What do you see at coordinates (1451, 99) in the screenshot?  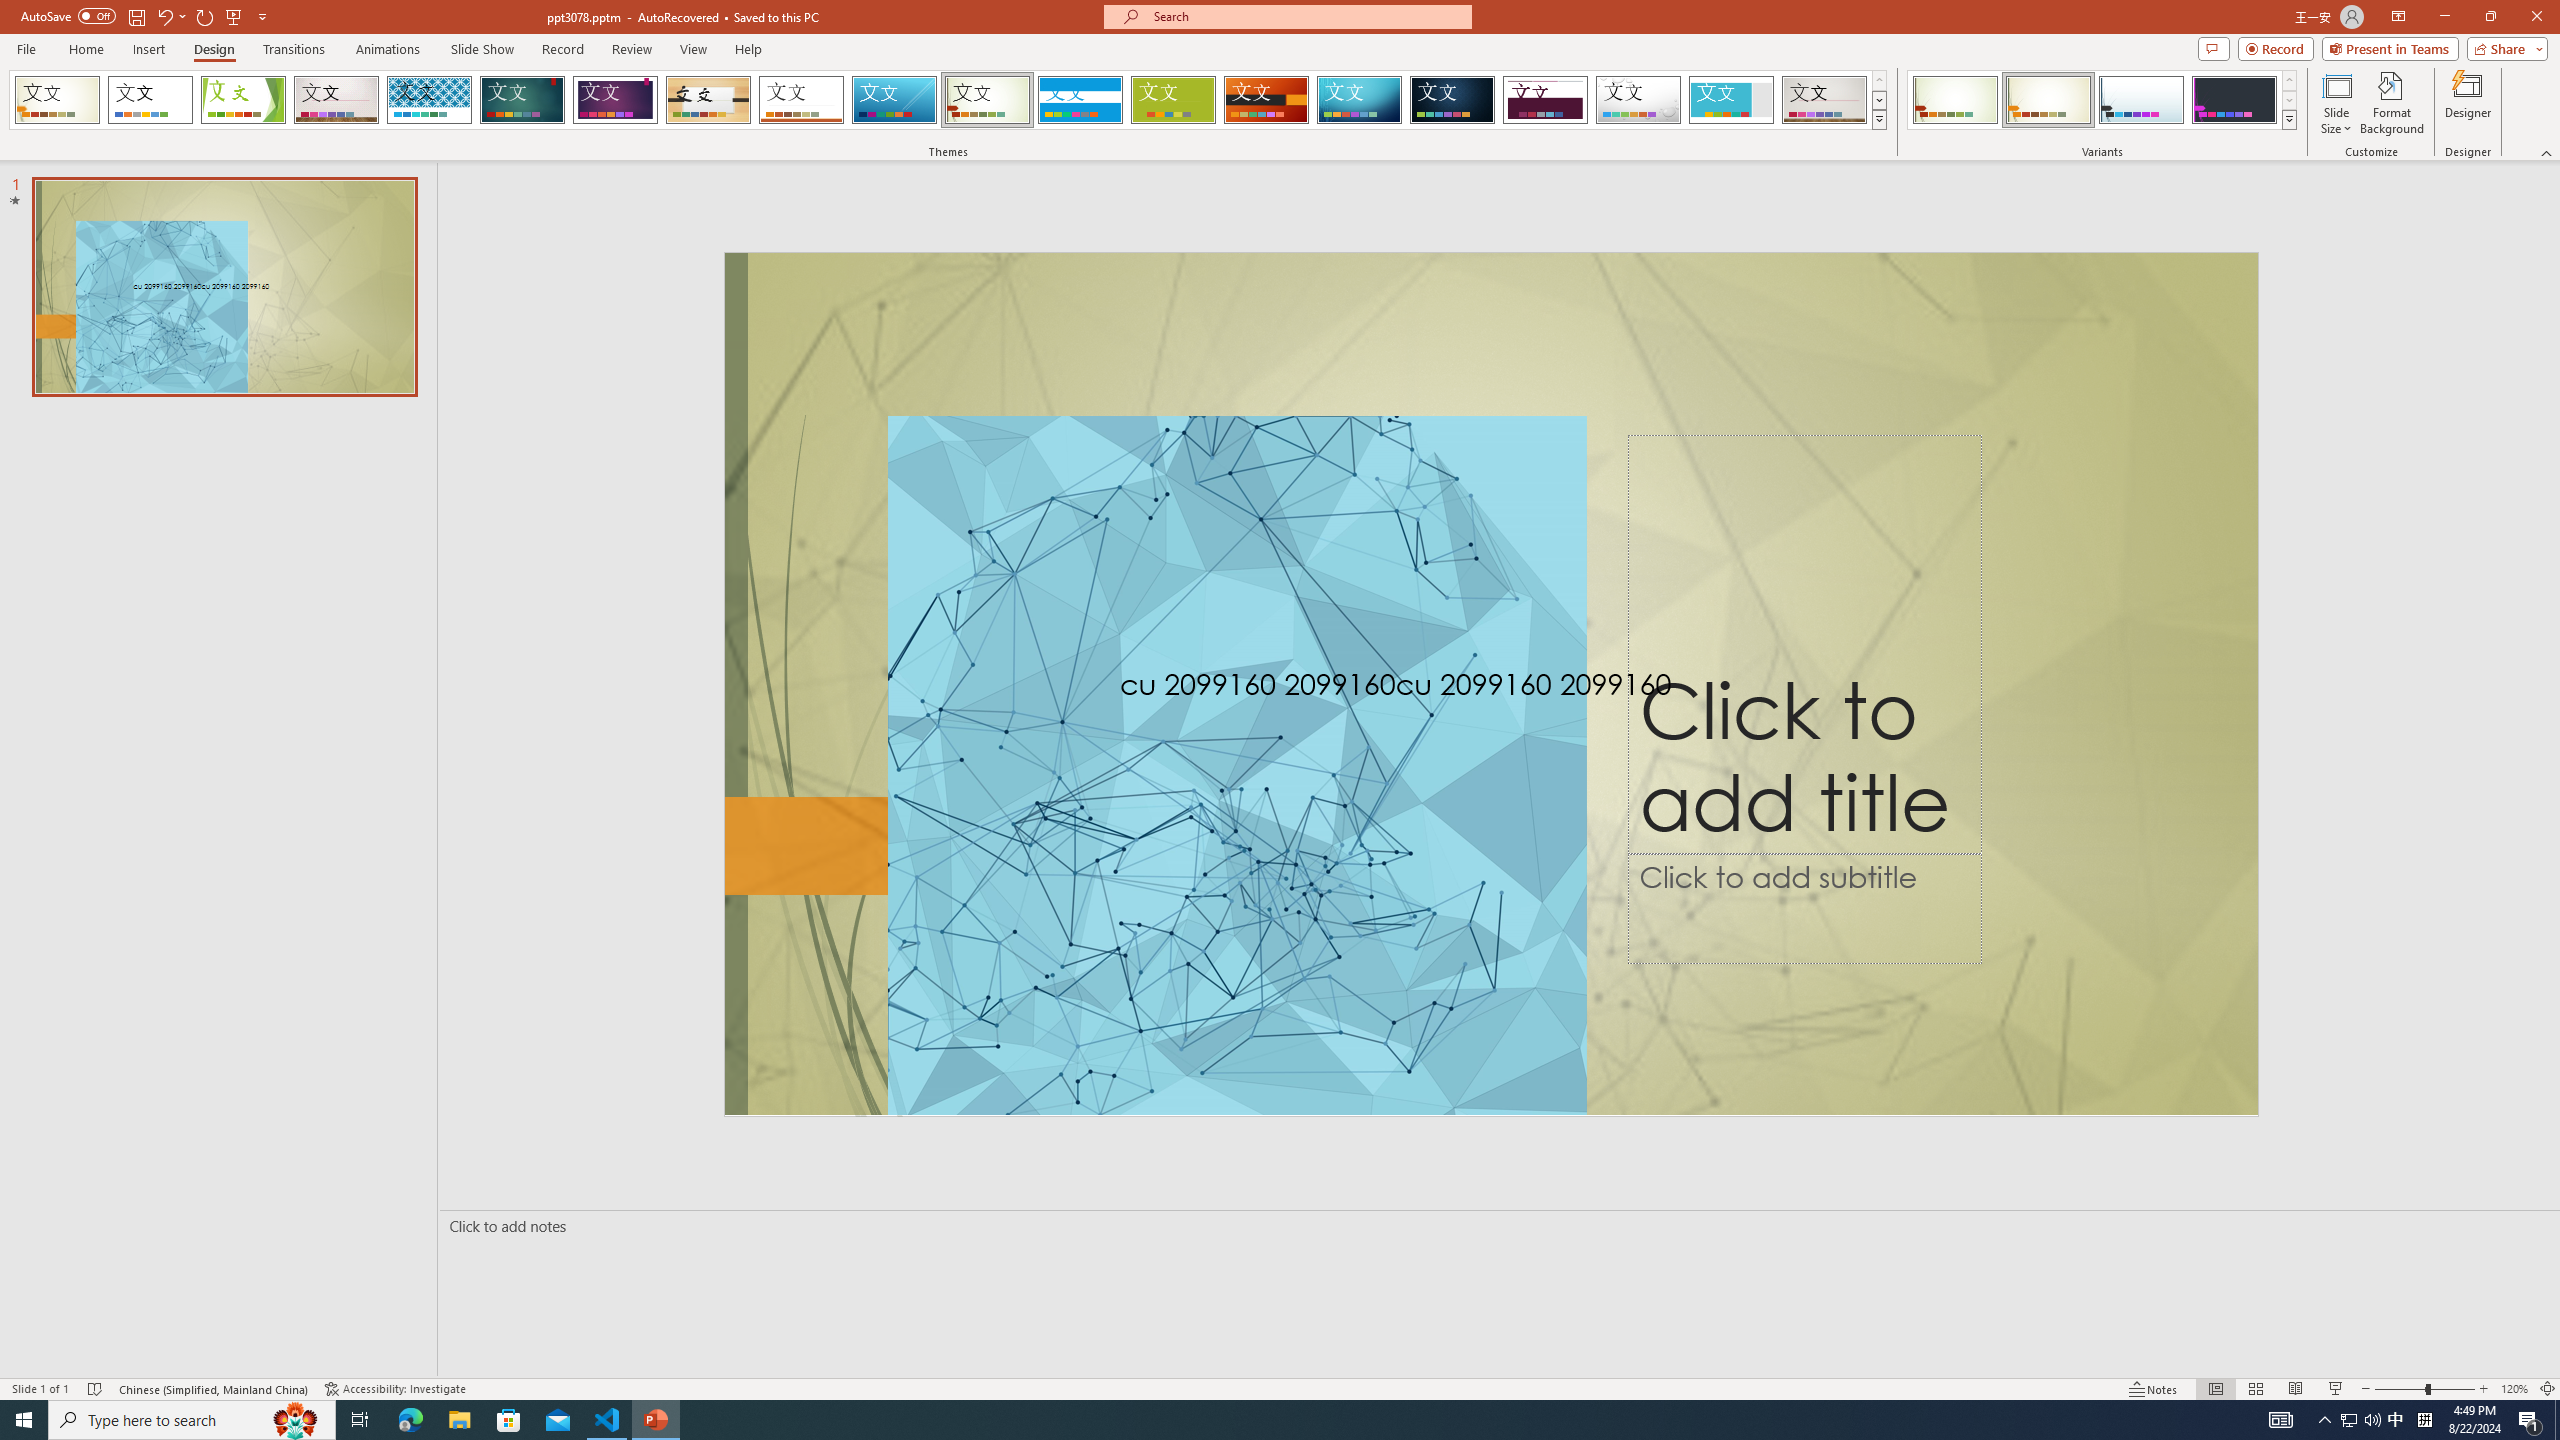 I see `'Damask Loading Preview...'` at bounding box center [1451, 99].